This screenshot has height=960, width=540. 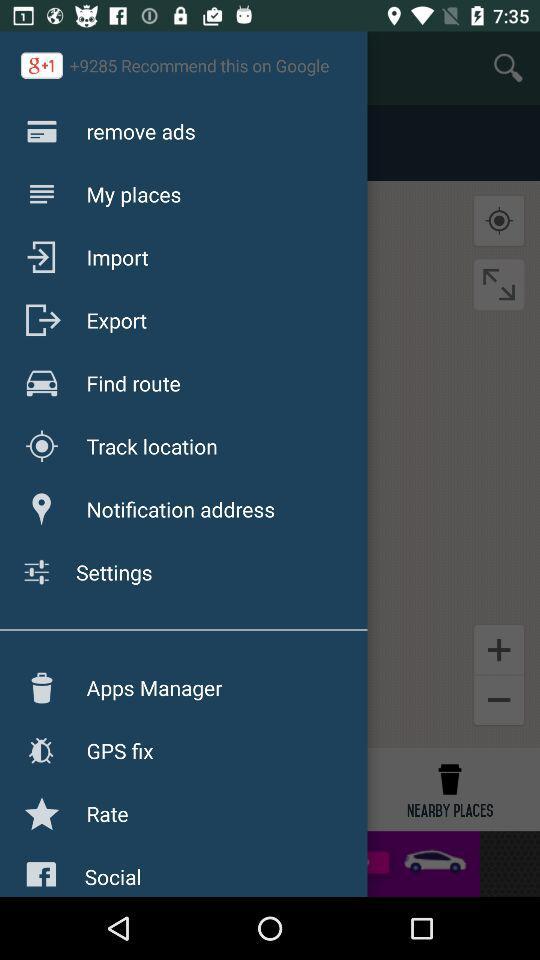 What do you see at coordinates (498, 221) in the screenshot?
I see `the location_crosshair icon` at bounding box center [498, 221].